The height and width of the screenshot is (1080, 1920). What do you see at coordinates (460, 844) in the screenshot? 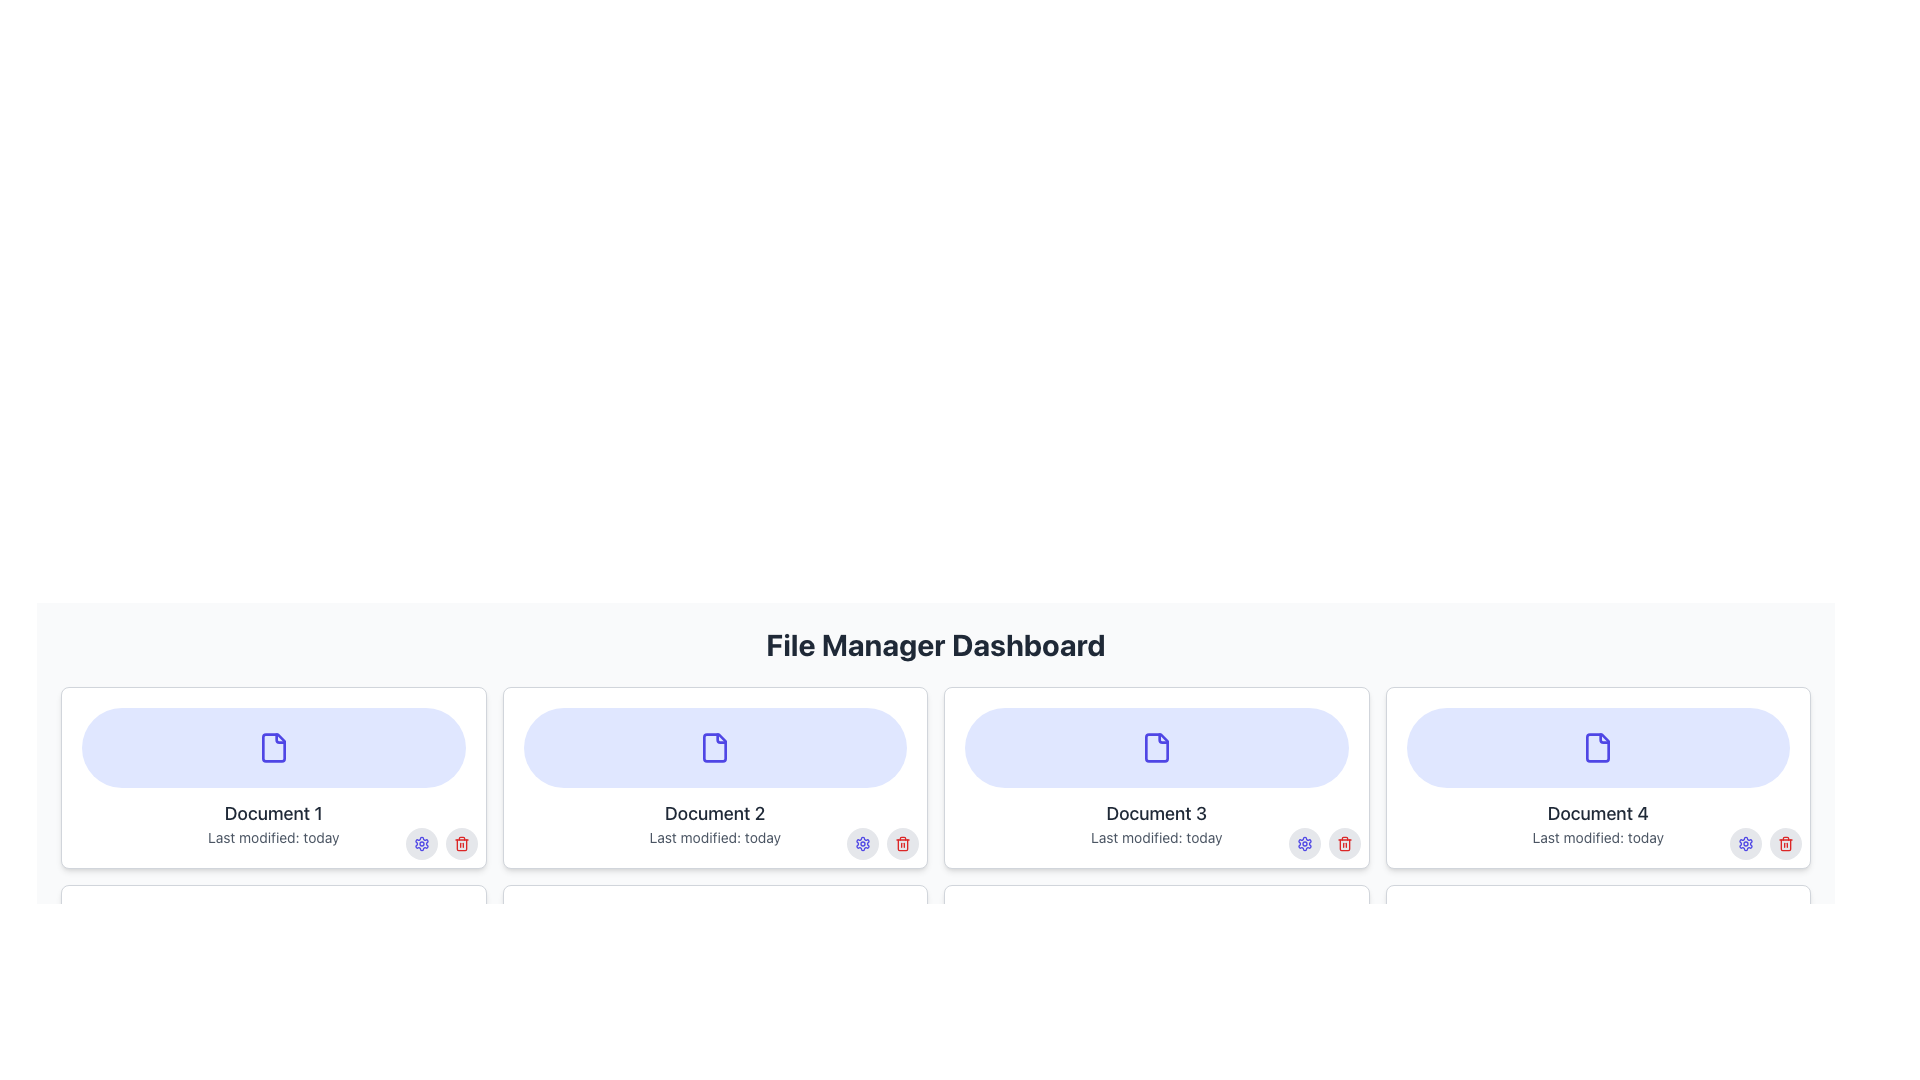
I see `the delete button located in the bottom-right corner of the 'Document 1' card to permanently remove the associated file` at bounding box center [460, 844].